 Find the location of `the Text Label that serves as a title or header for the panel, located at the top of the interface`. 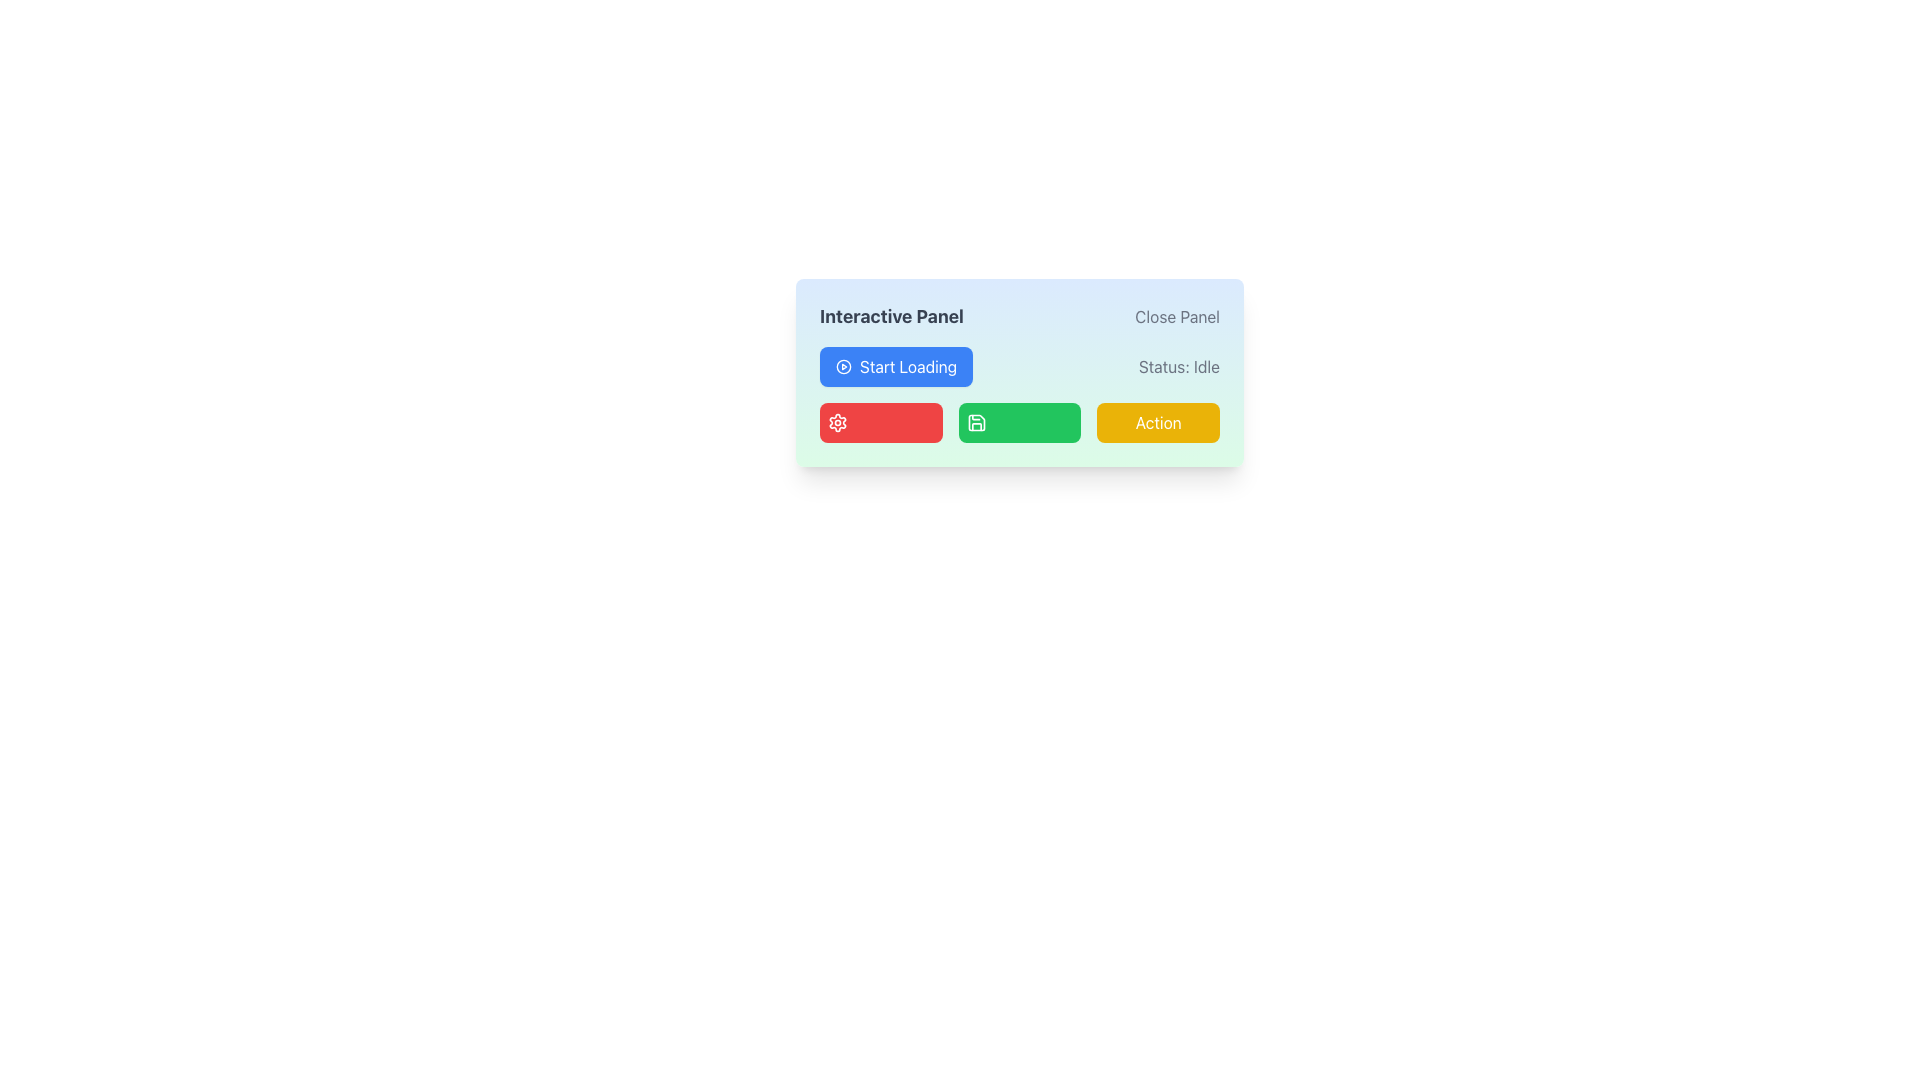

the Text Label that serves as a title or header for the panel, located at the top of the interface is located at coordinates (891, 315).